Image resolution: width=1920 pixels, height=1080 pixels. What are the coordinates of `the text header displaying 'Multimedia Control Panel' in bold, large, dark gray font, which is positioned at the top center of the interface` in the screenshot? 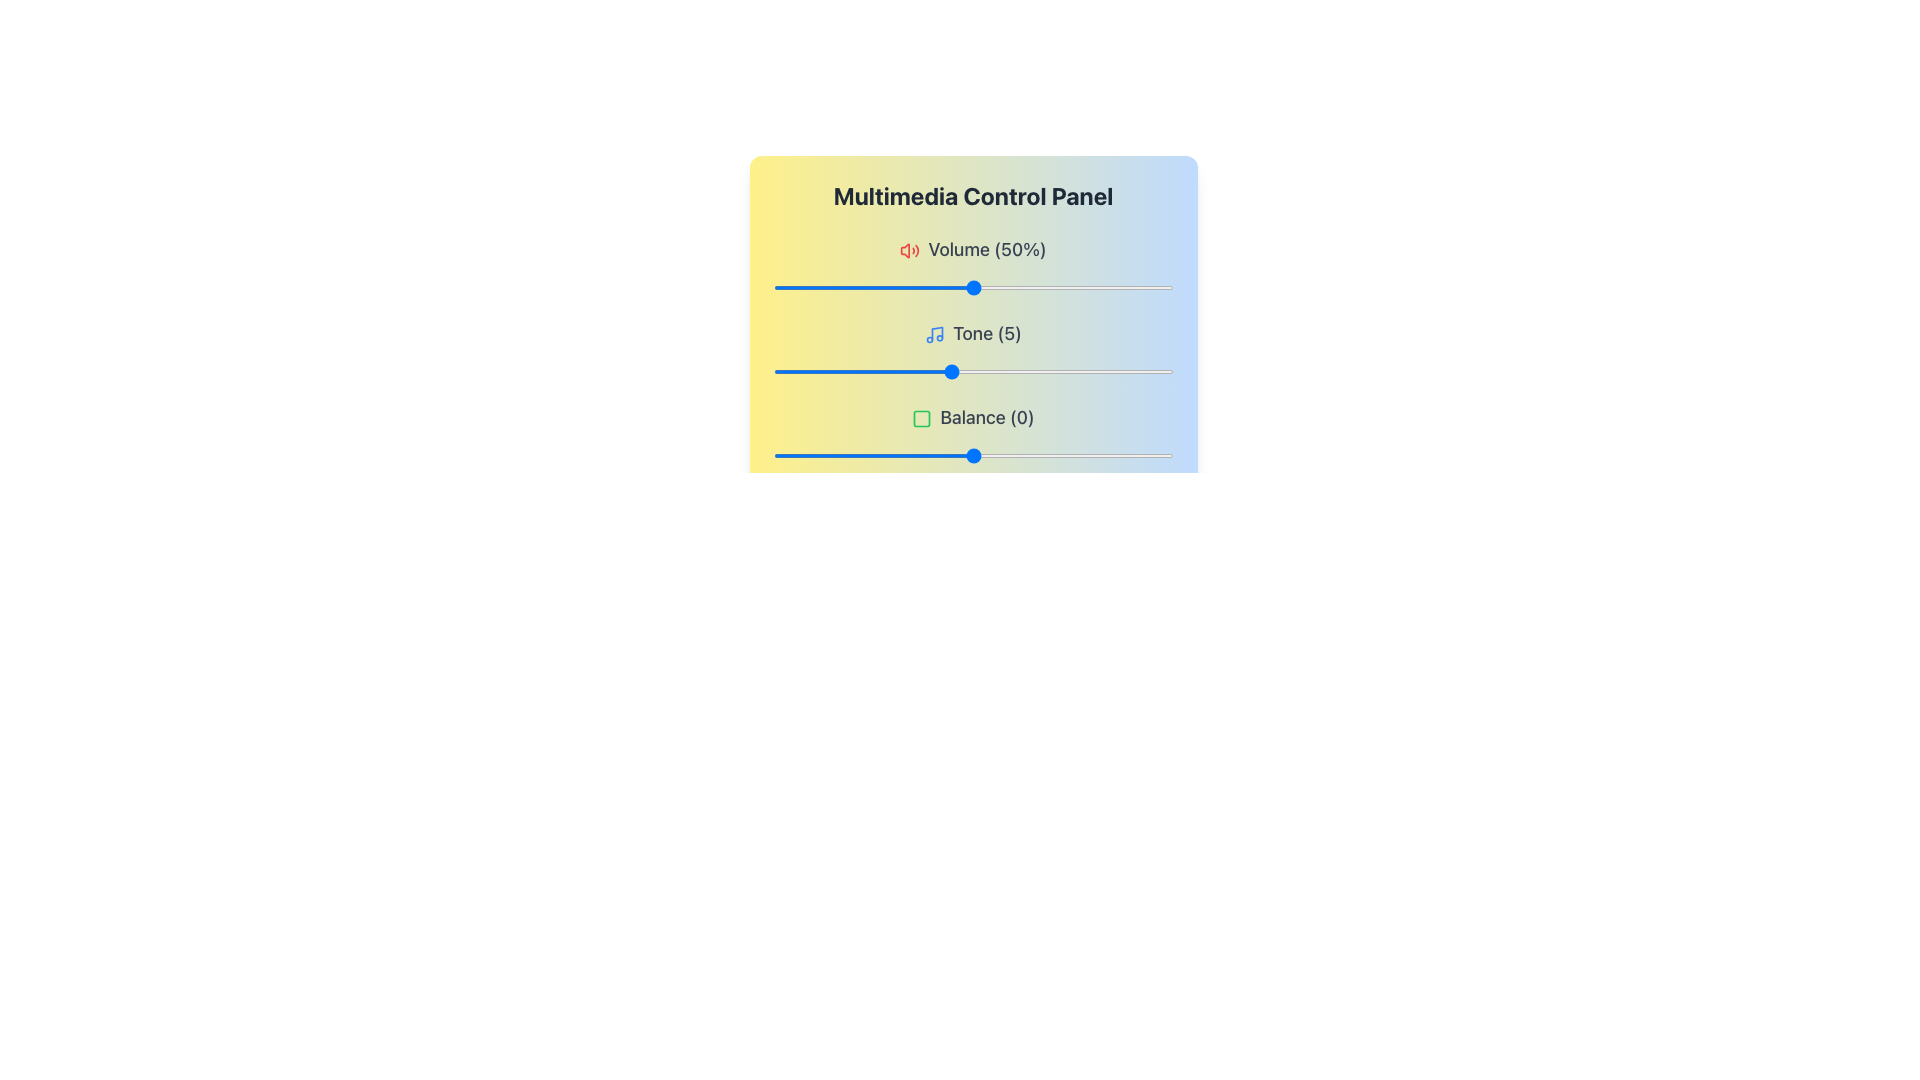 It's located at (973, 196).